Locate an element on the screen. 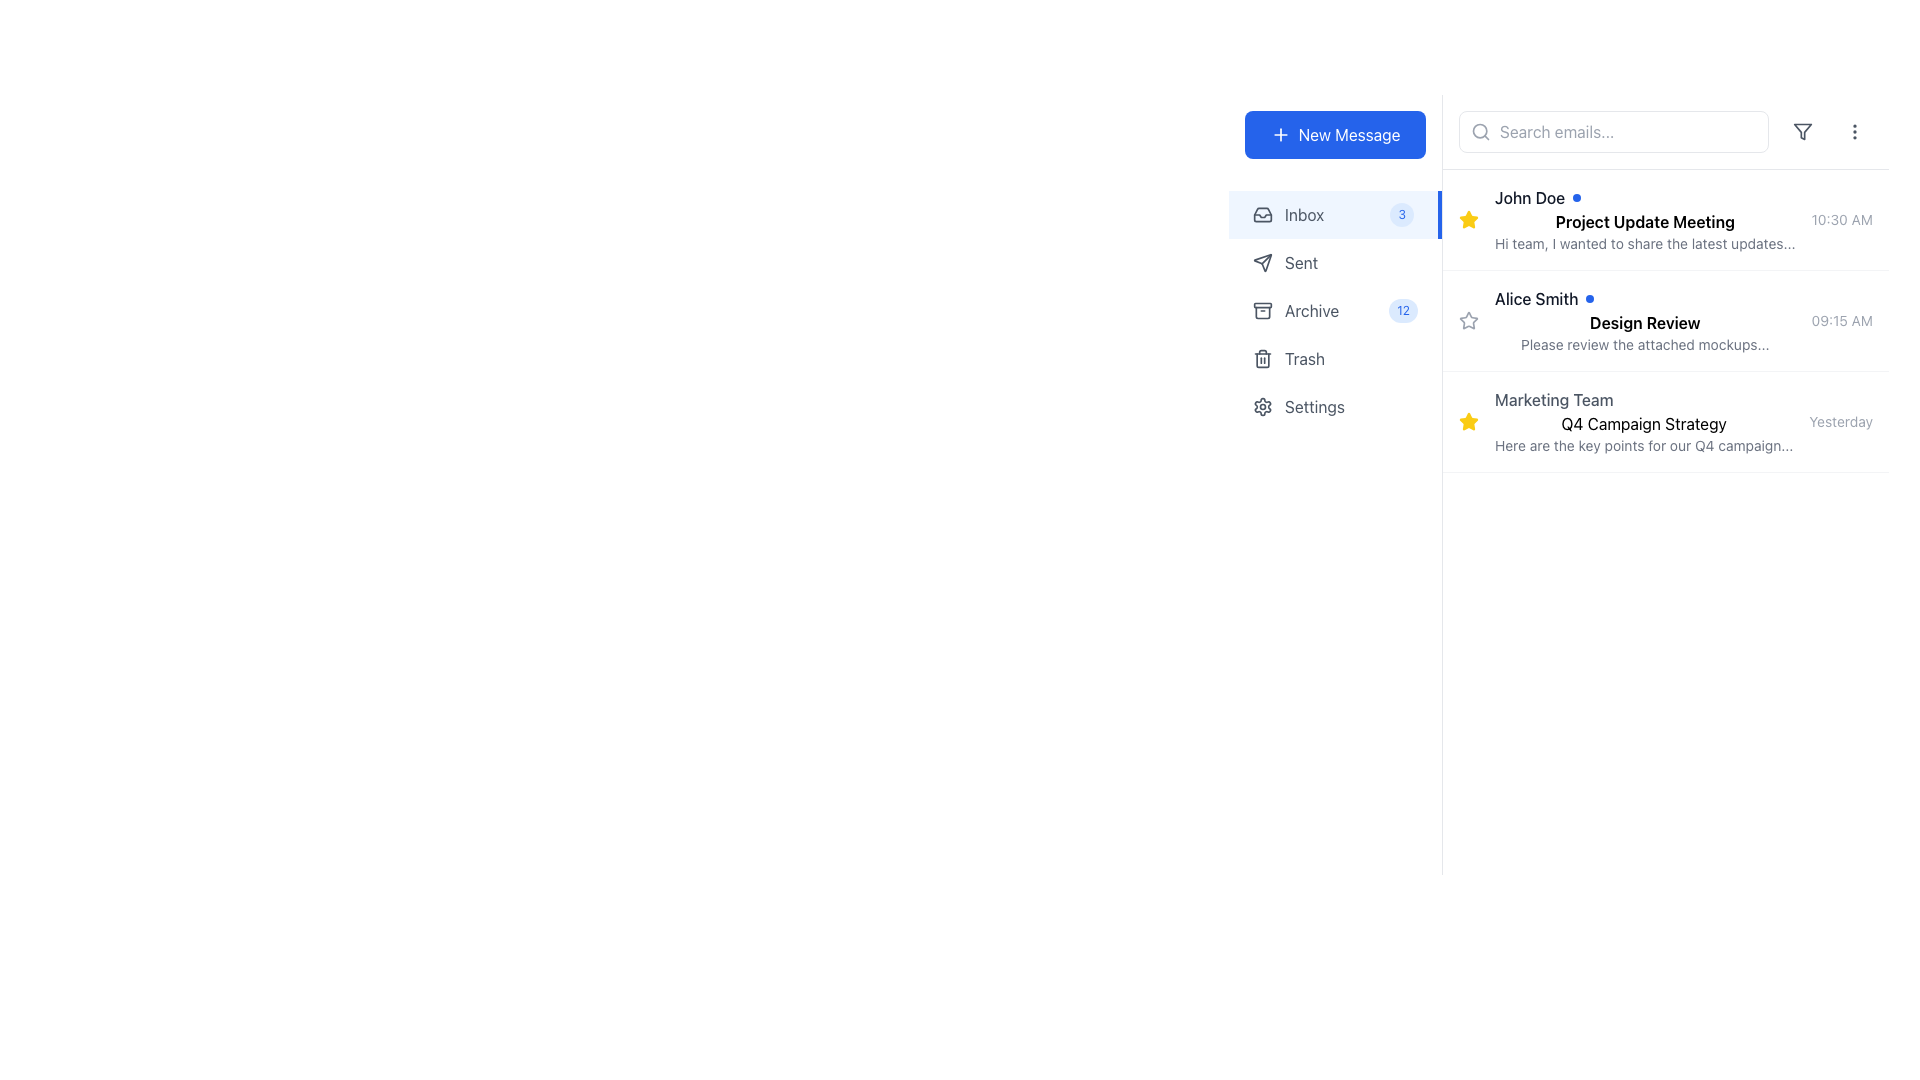 The height and width of the screenshot is (1080, 1920). the second list item in the email inbox featuring the sender 'Alice Smith' and the title 'Design Review' is located at coordinates (1665, 320).